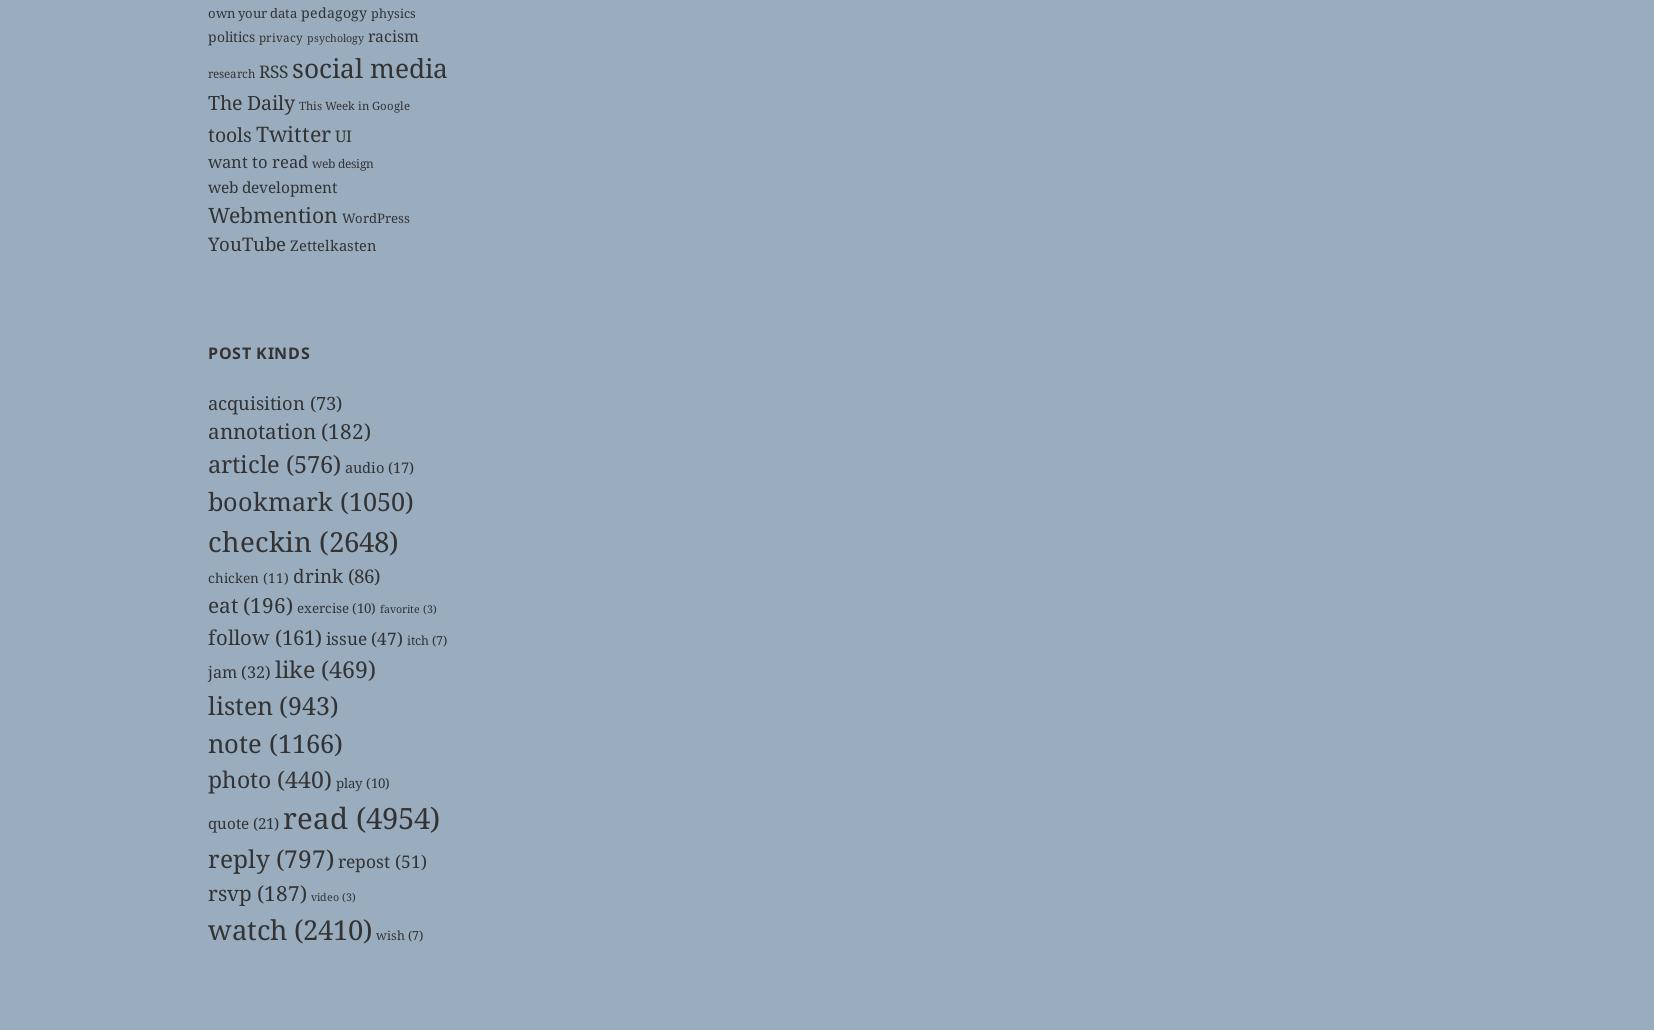 The image size is (1654, 1030). What do you see at coordinates (272, 213) in the screenshot?
I see `'Webmention'` at bounding box center [272, 213].